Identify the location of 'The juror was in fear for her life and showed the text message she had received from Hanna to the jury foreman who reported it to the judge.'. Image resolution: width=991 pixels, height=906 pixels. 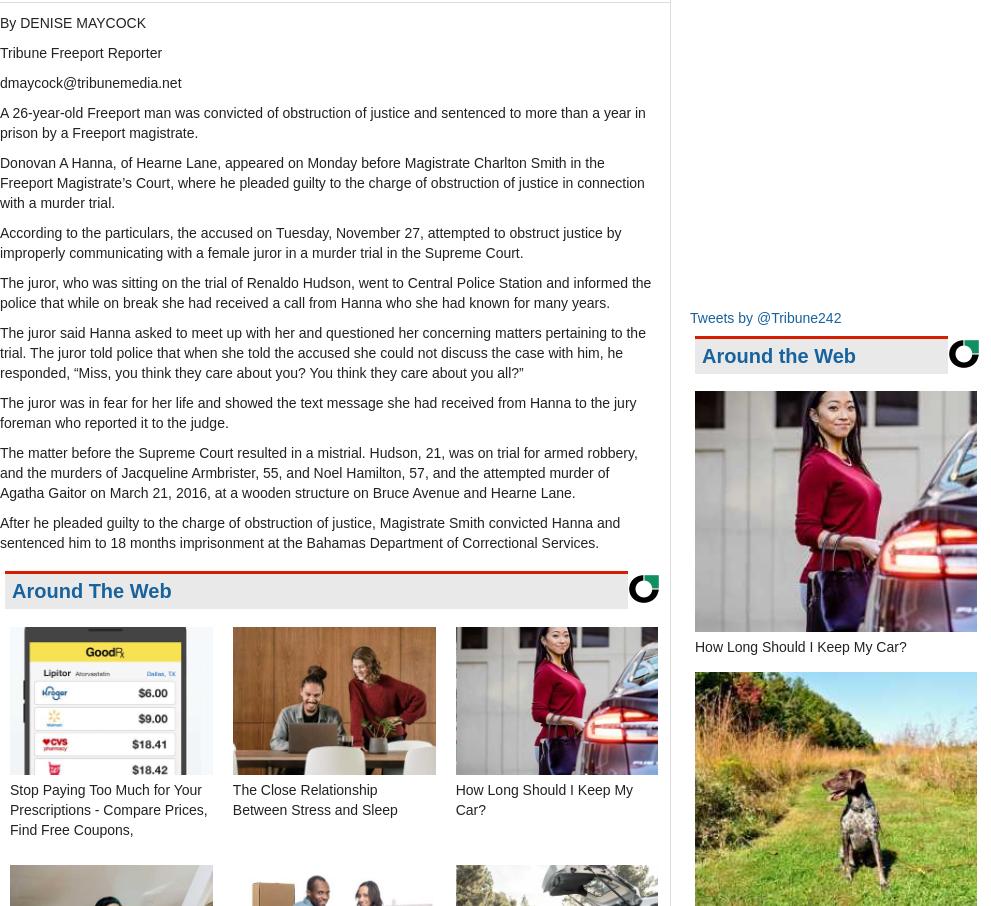
(0, 412).